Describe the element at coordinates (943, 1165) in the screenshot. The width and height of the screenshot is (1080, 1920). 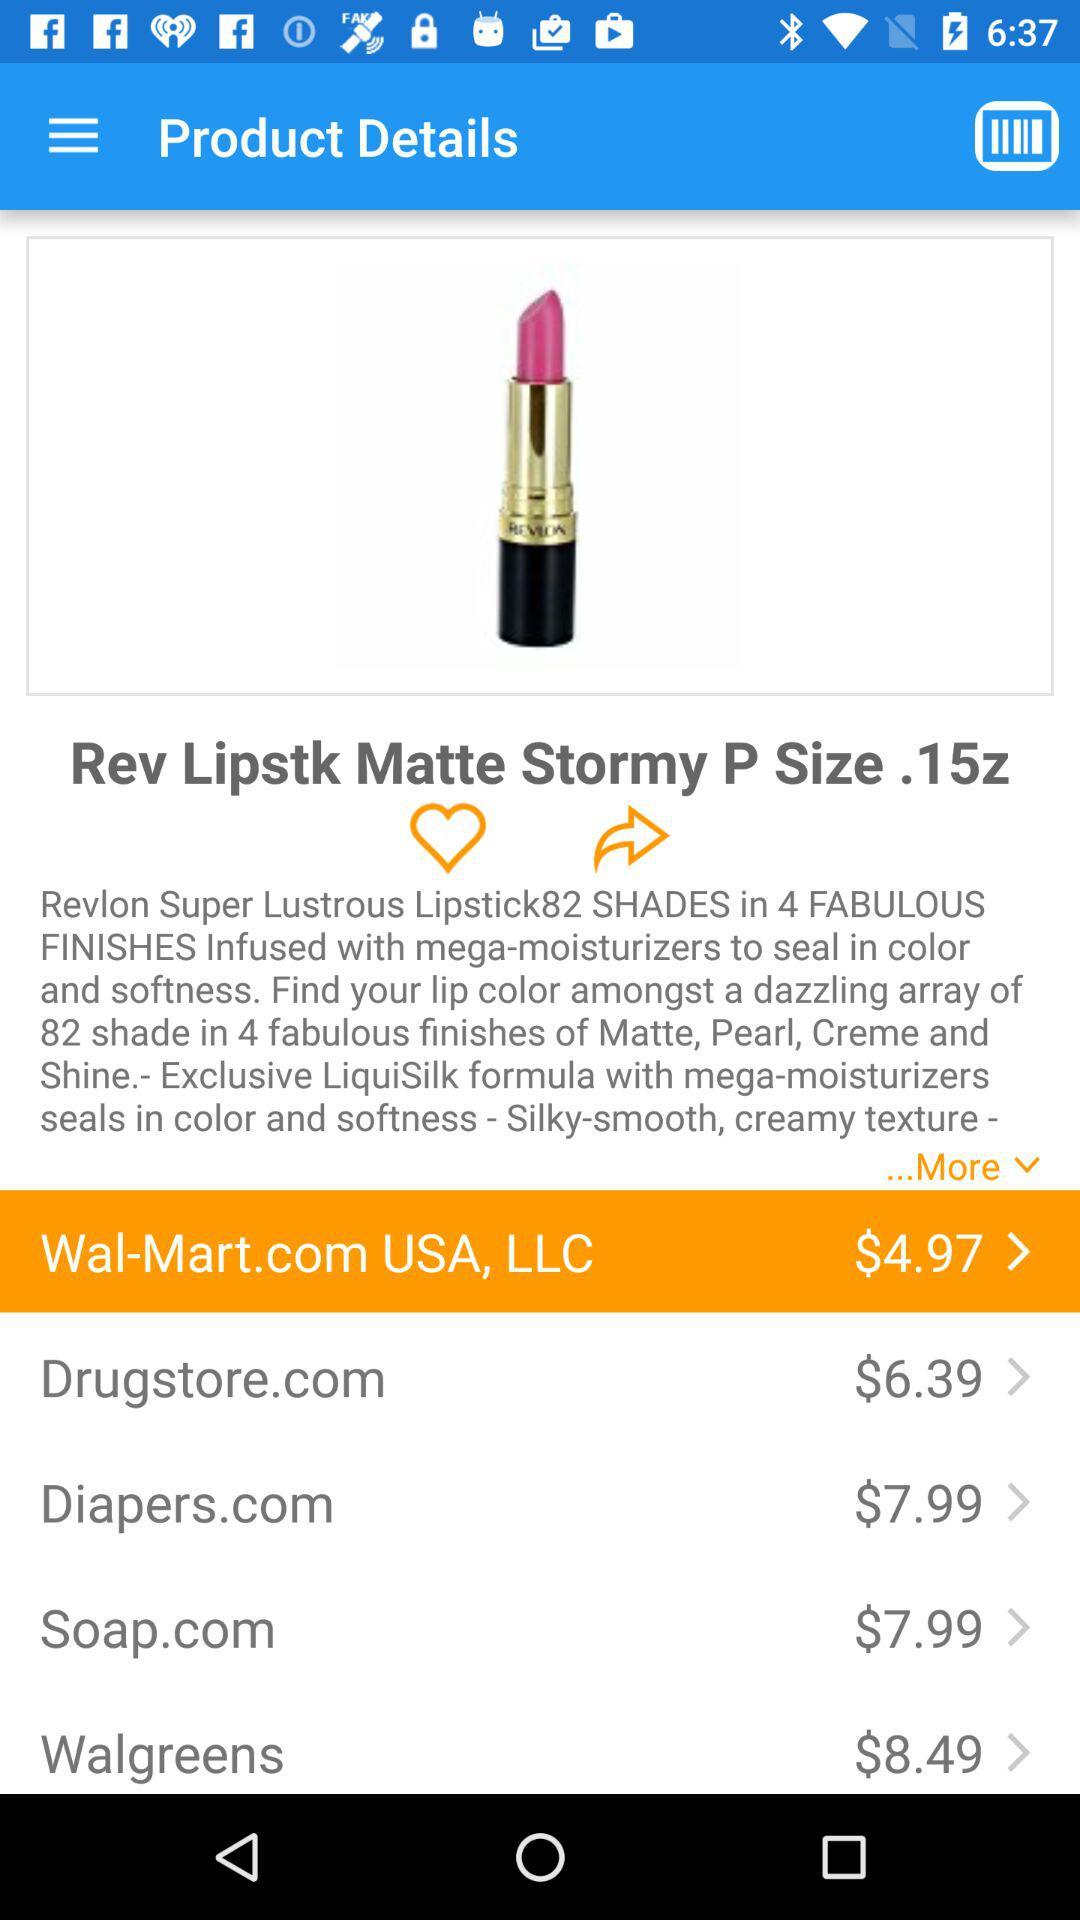
I see `...more` at that location.